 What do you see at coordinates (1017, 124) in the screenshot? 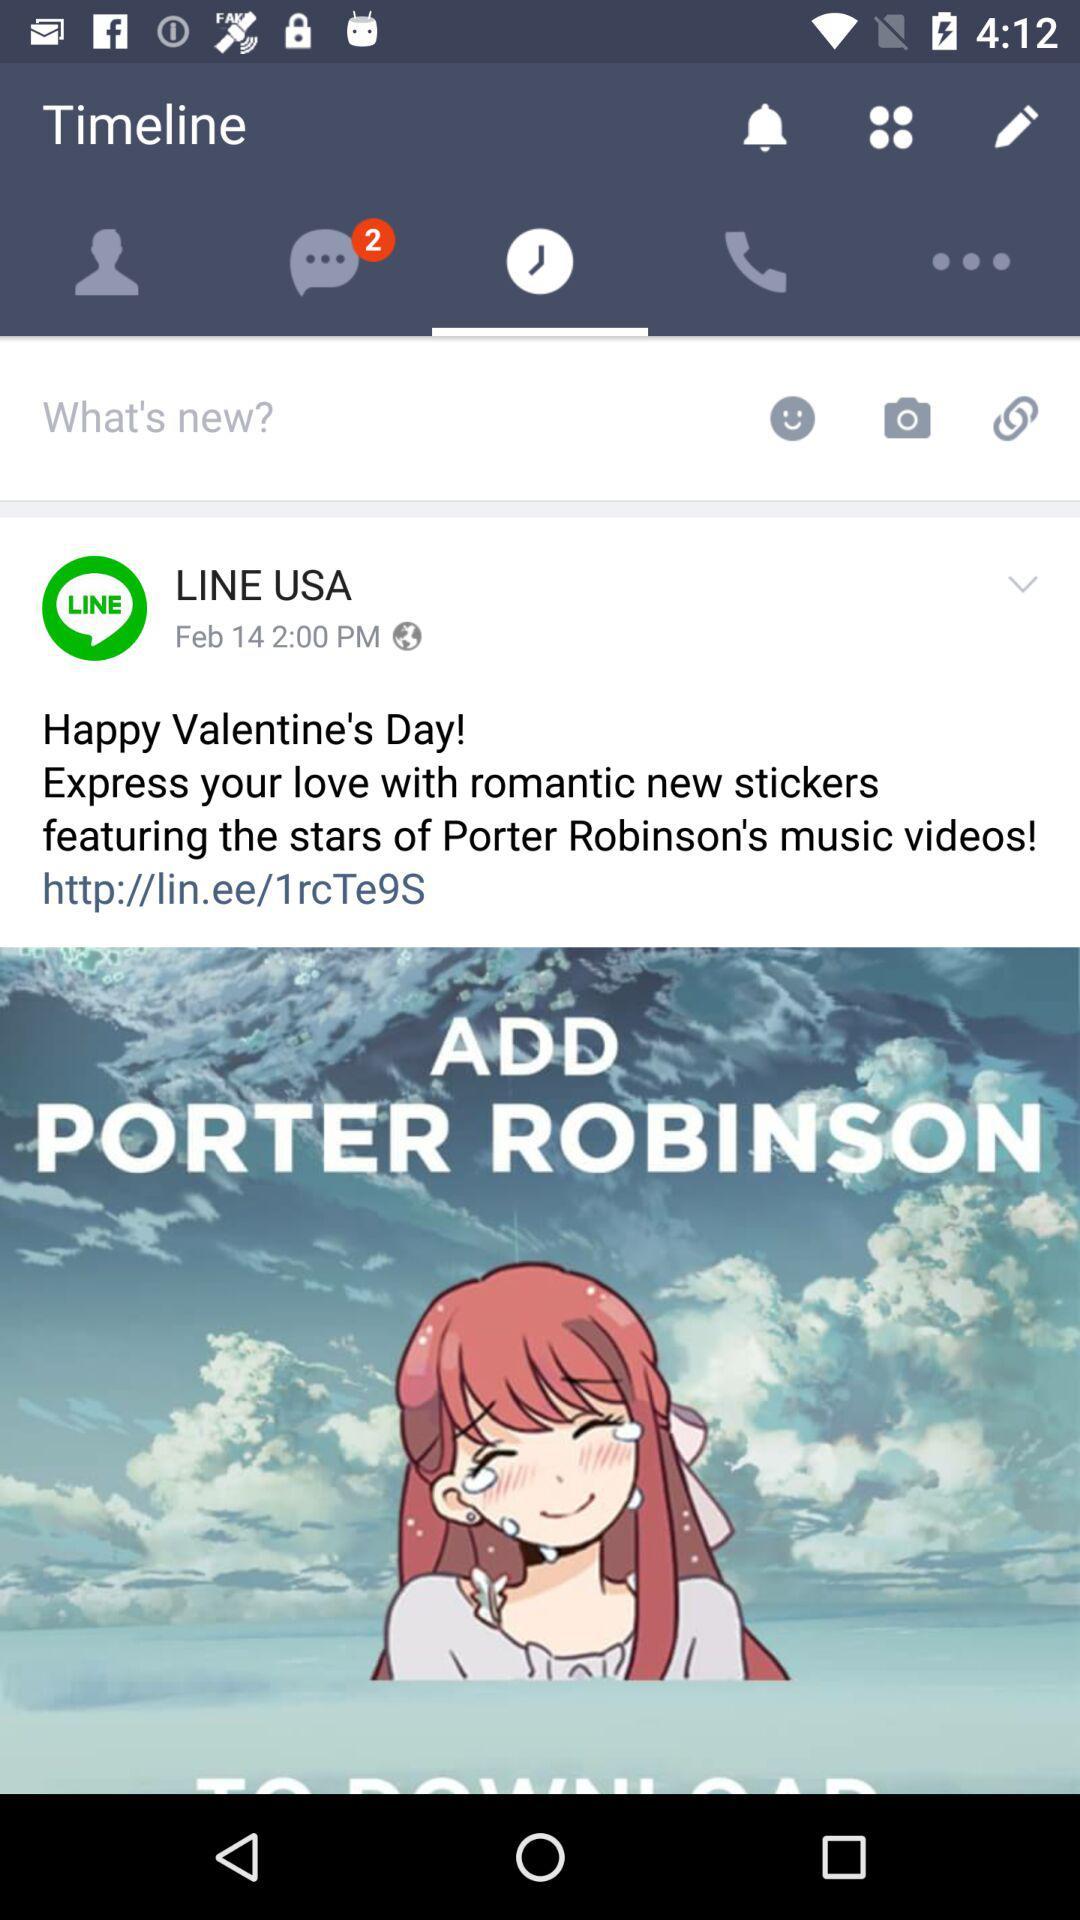
I see `the edit icon shown at the top right corner of the page` at bounding box center [1017, 124].